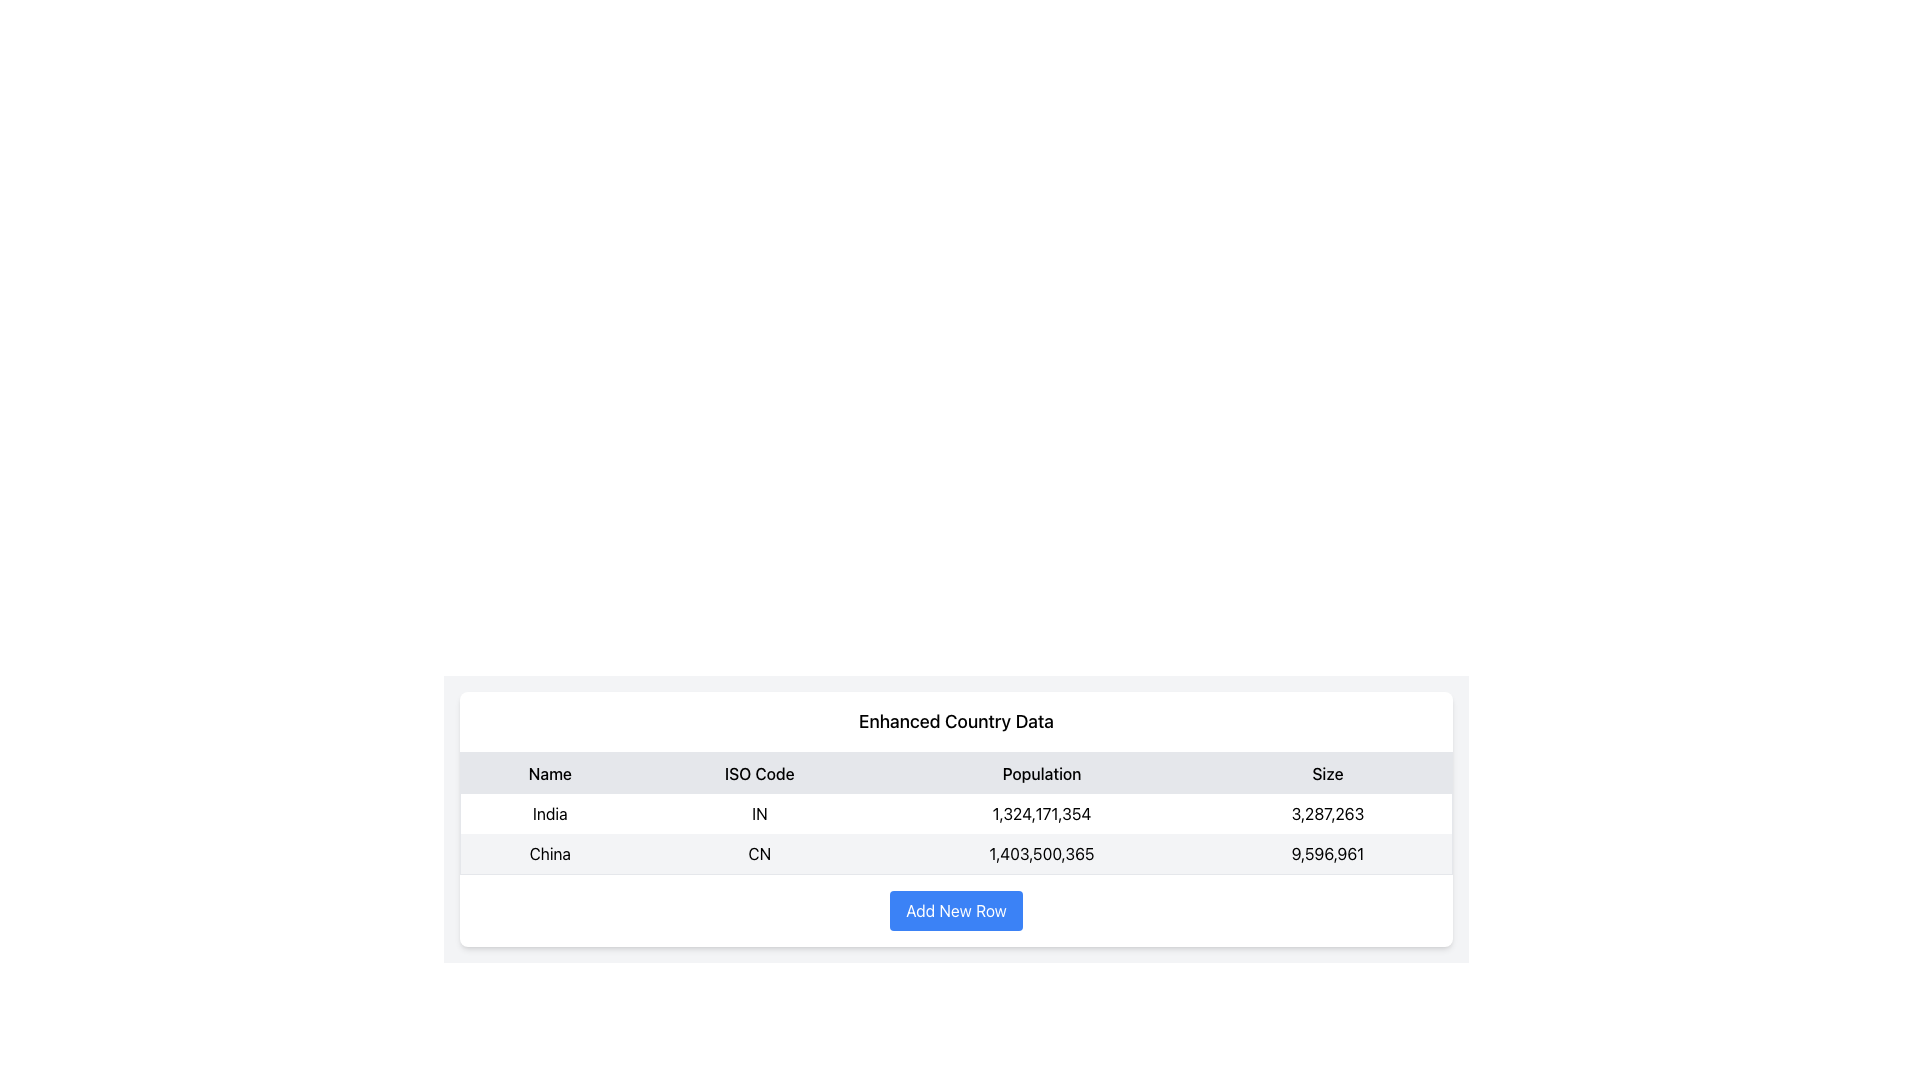 This screenshot has width=1920, height=1080. Describe the element at coordinates (758, 854) in the screenshot. I see `the Text Label representing the ISO country code for China` at that location.